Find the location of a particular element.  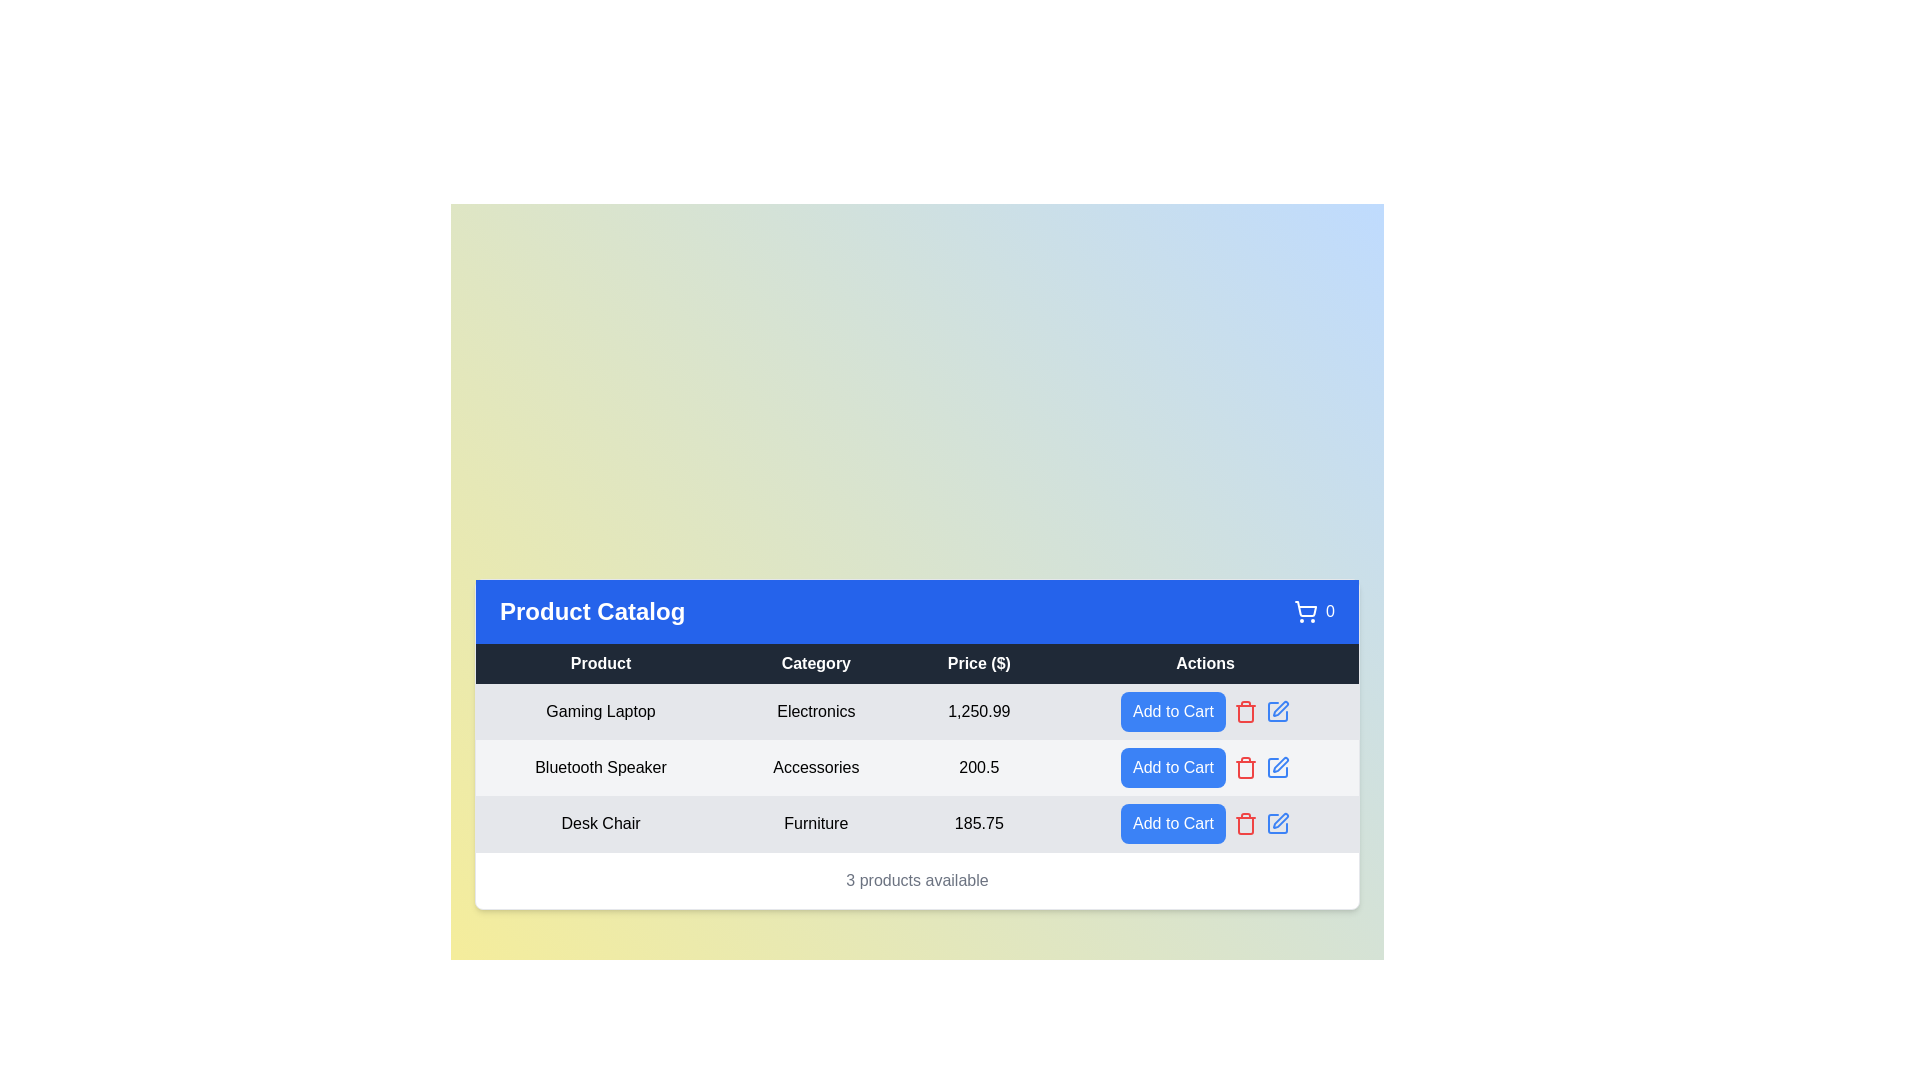

the trash bin icon button in the Actions column of the second row in the product catalog table is located at coordinates (1244, 768).